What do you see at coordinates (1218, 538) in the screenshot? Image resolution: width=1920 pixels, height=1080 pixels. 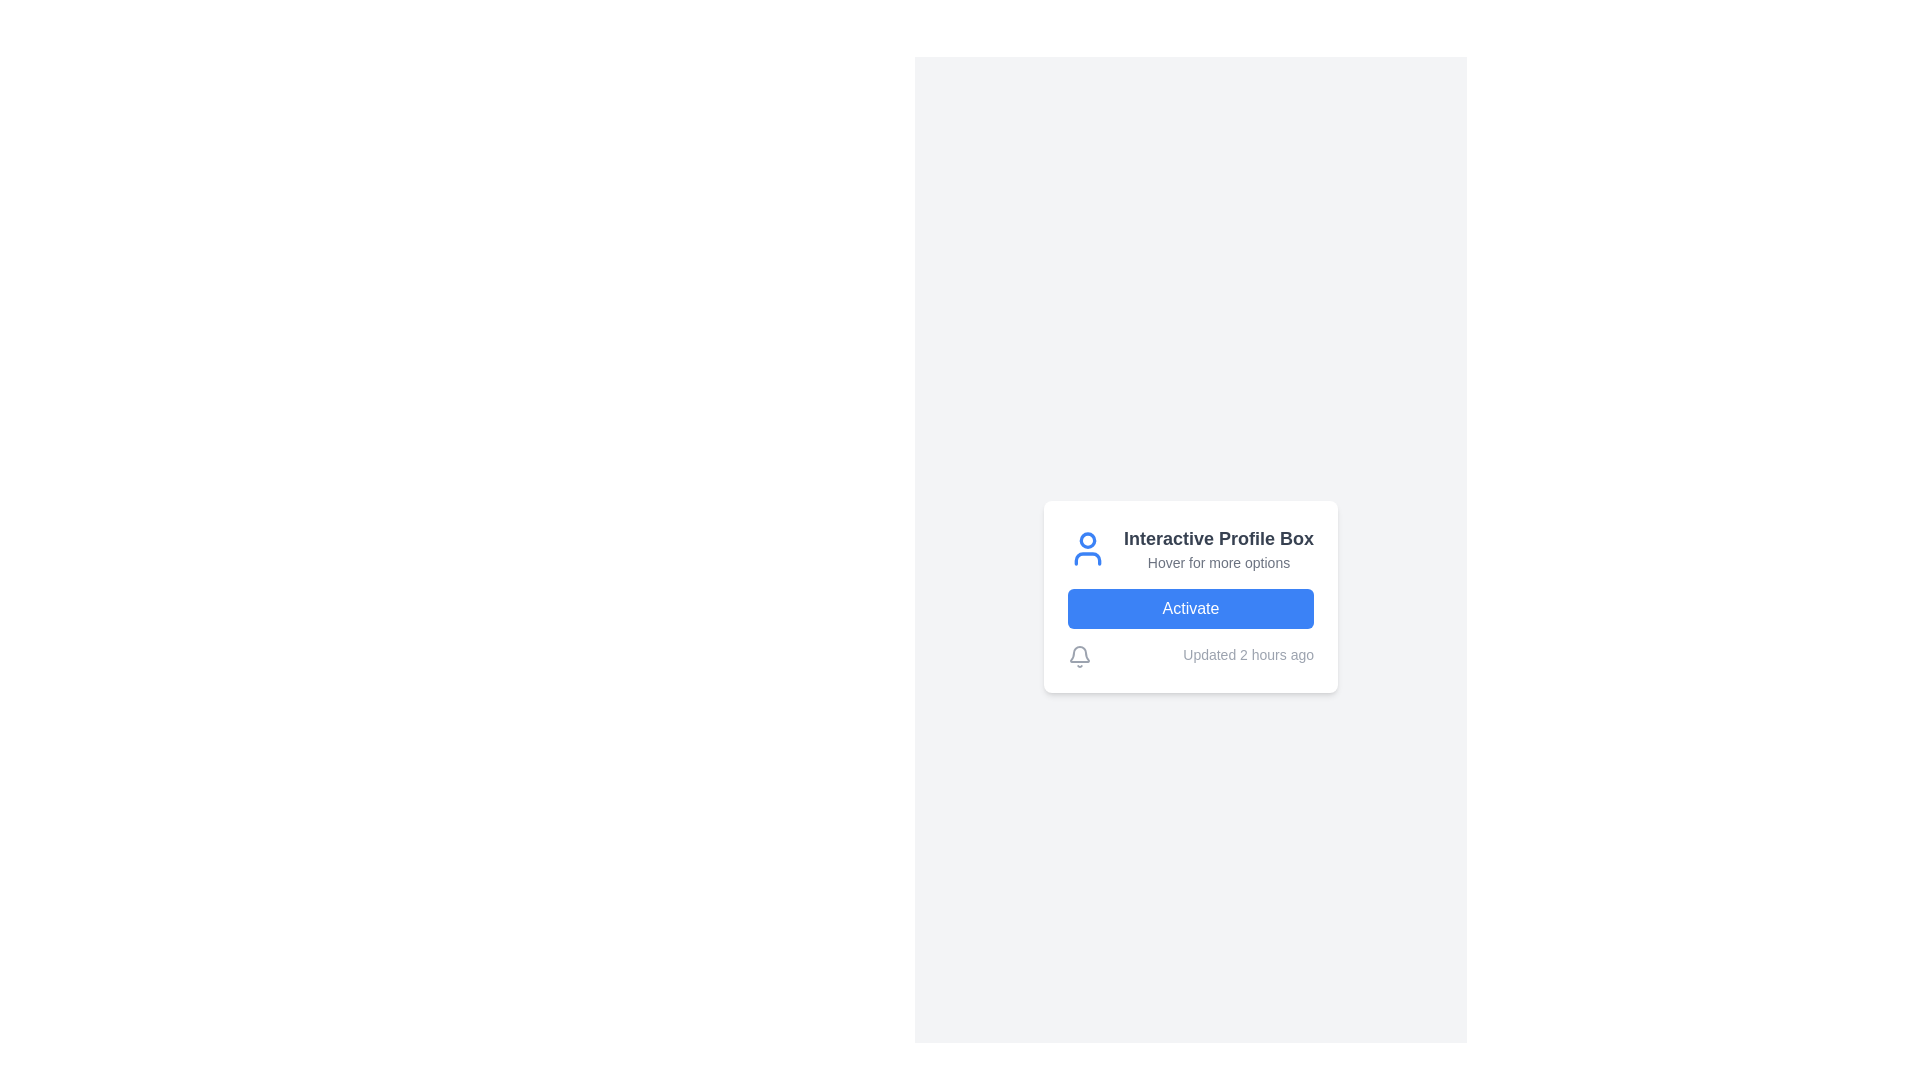 I see `the header text label that identifies the interactive profile component, located directly above the smaller text 'Hover for more options'` at bounding box center [1218, 538].